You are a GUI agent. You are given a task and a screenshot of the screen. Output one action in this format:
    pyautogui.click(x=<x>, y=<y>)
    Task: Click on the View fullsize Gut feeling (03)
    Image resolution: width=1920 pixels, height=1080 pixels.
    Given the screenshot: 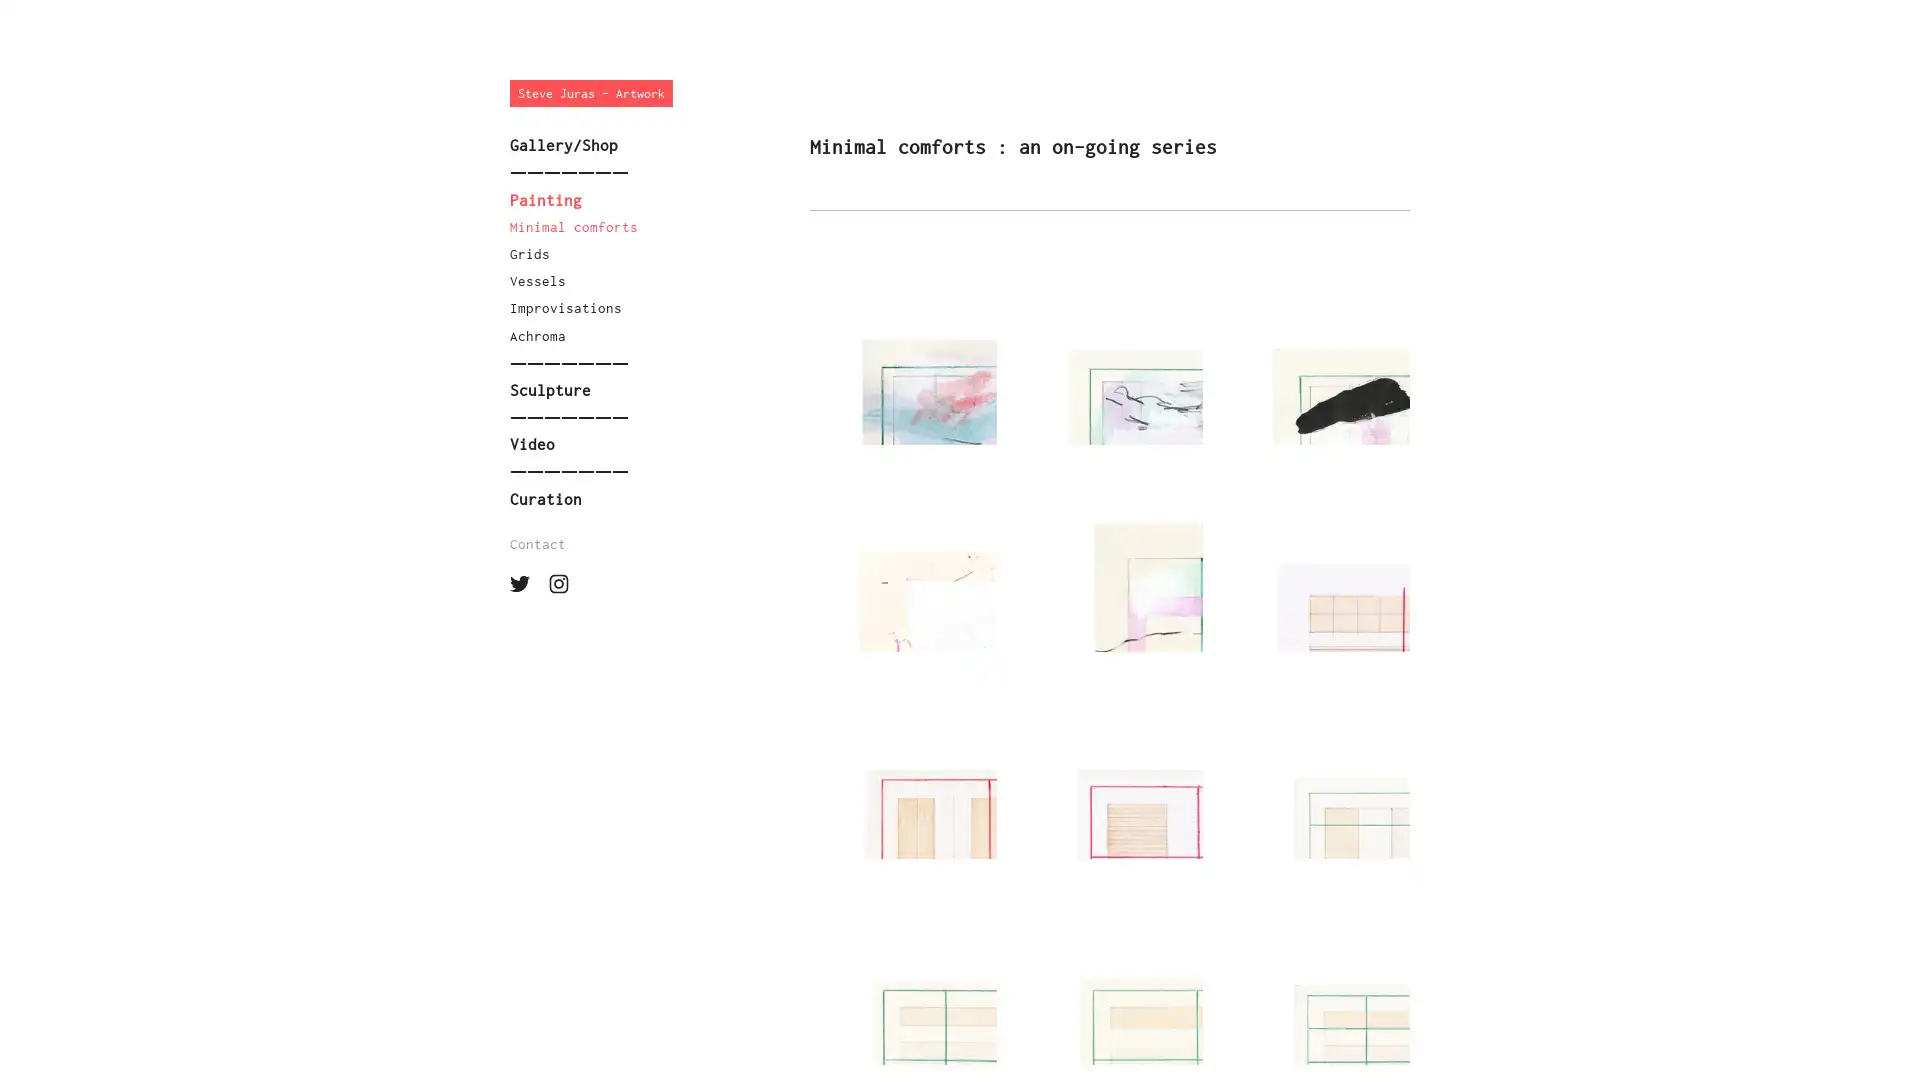 What is the action you would take?
    pyautogui.click(x=1315, y=350)
    